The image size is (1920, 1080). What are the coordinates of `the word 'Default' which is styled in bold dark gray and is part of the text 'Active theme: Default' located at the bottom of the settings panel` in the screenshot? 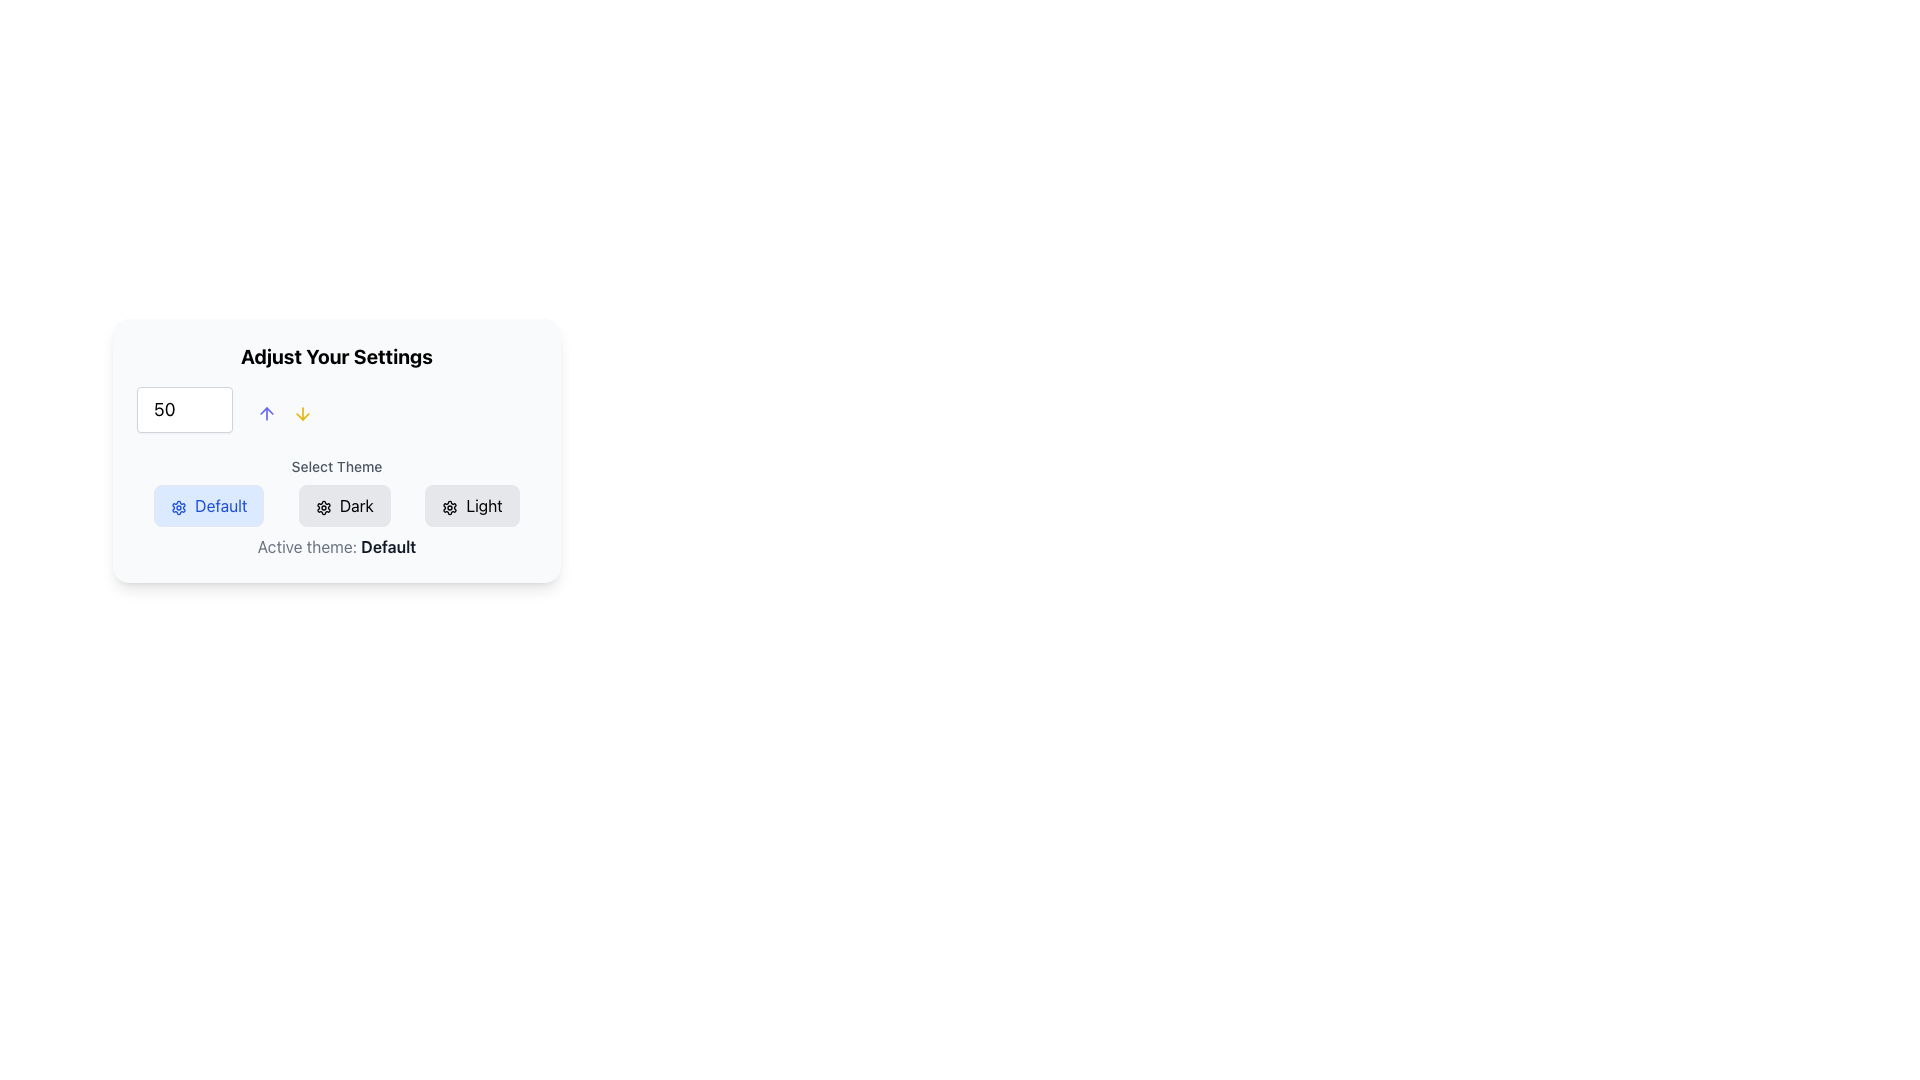 It's located at (388, 547).